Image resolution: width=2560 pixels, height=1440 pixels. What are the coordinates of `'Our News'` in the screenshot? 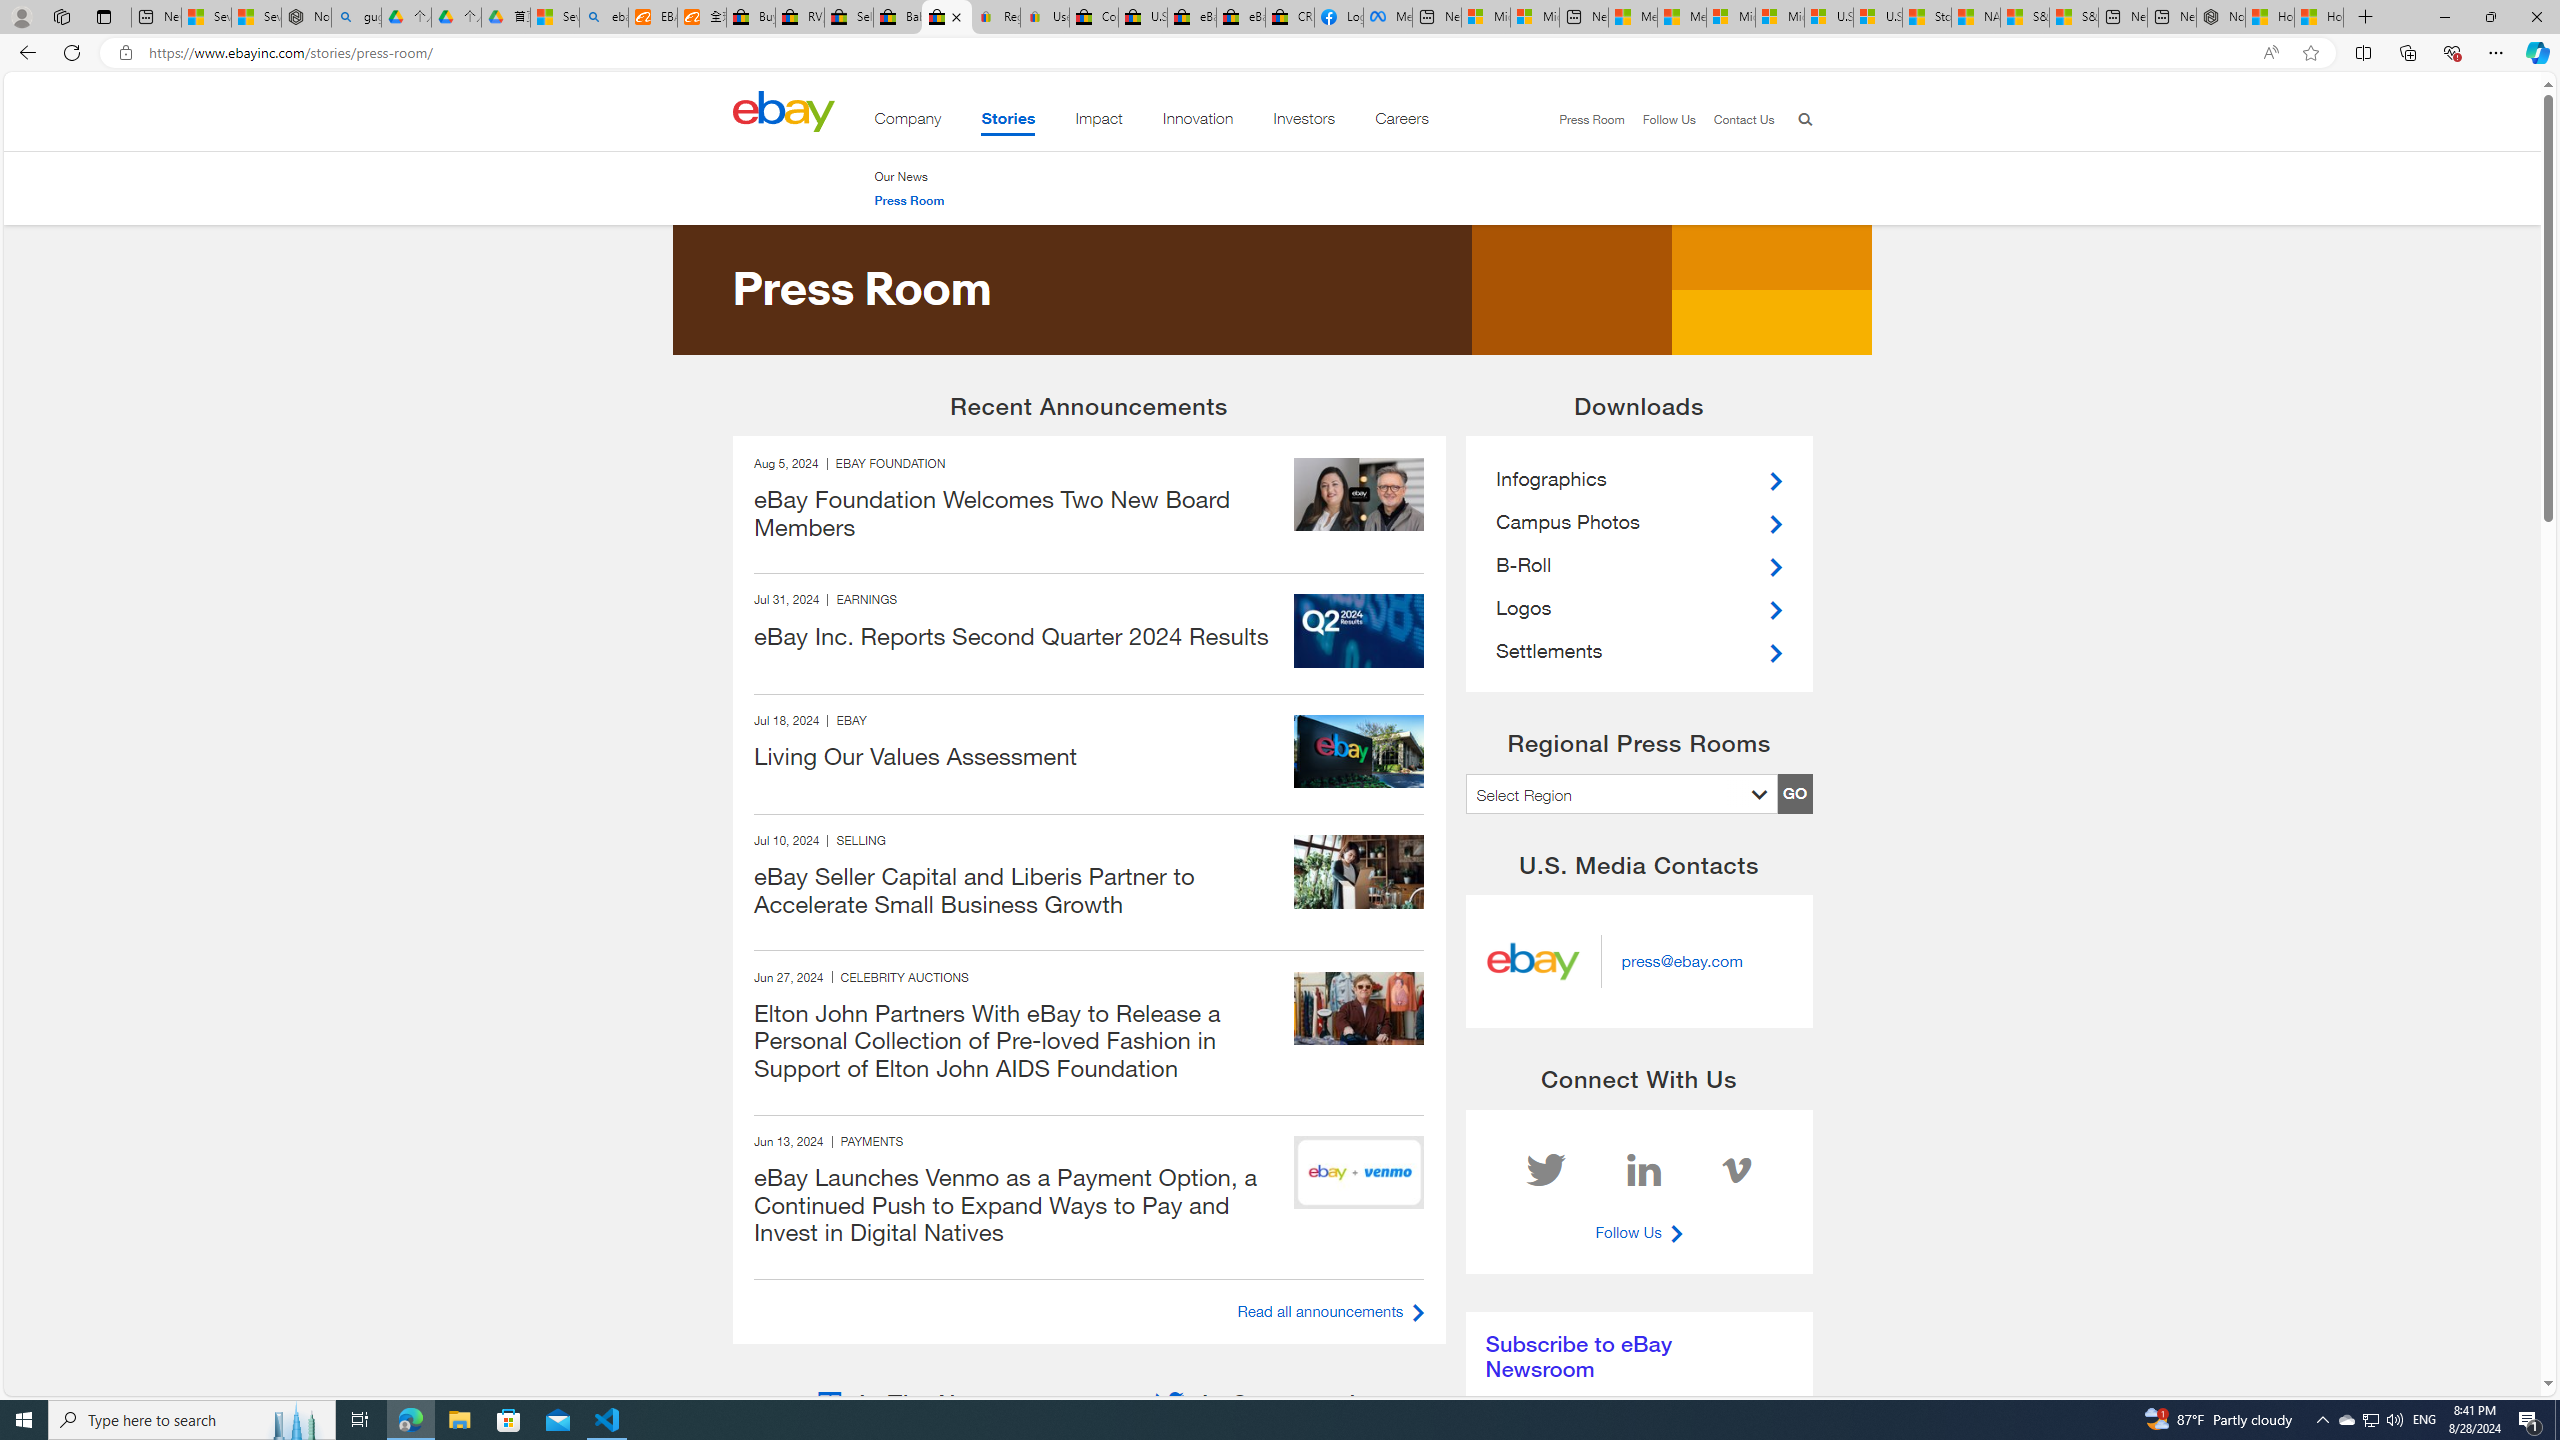 It's located at (908, 176).